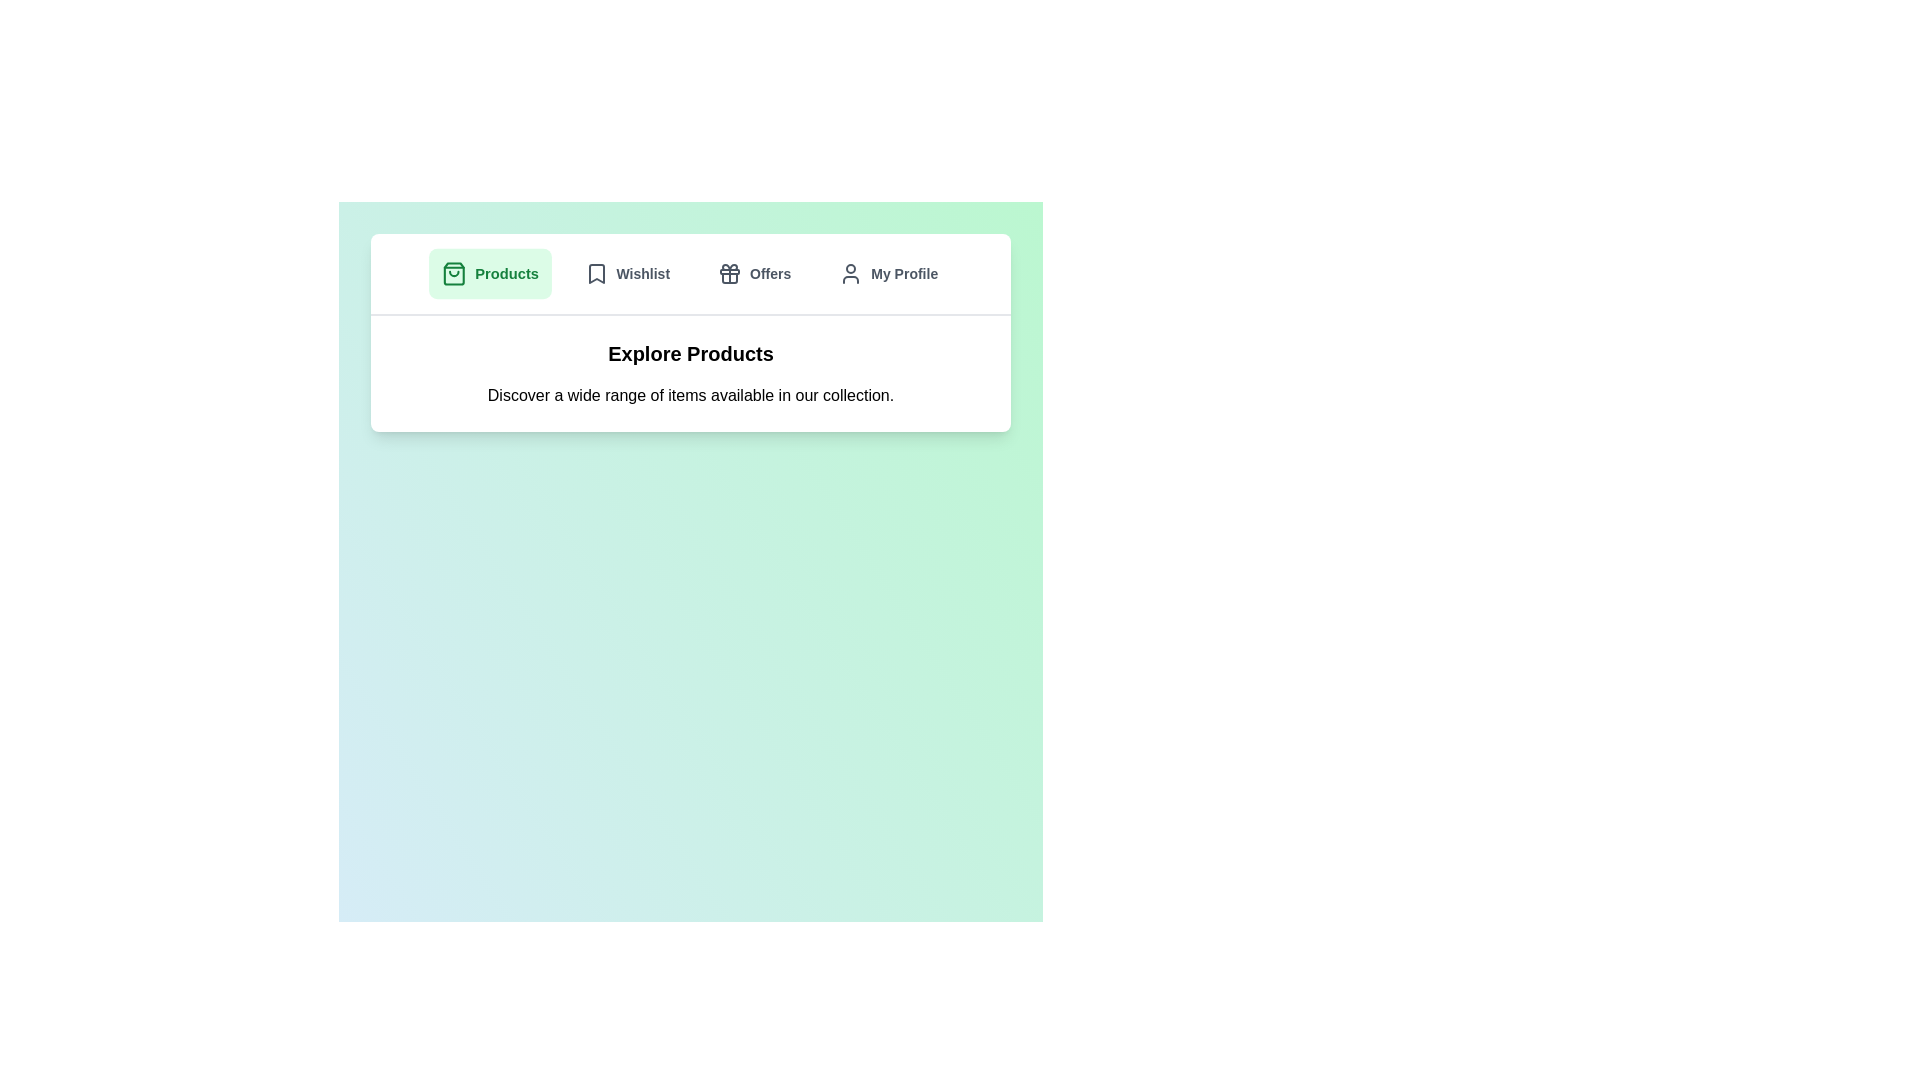 The image size is (1920, 1080). Describe the element at coordinates (887, 273) in the screenshot. I see `the 'My Profile' button, which is a rectangular button with rounded edges and an icon resembling a user profile` at that location.